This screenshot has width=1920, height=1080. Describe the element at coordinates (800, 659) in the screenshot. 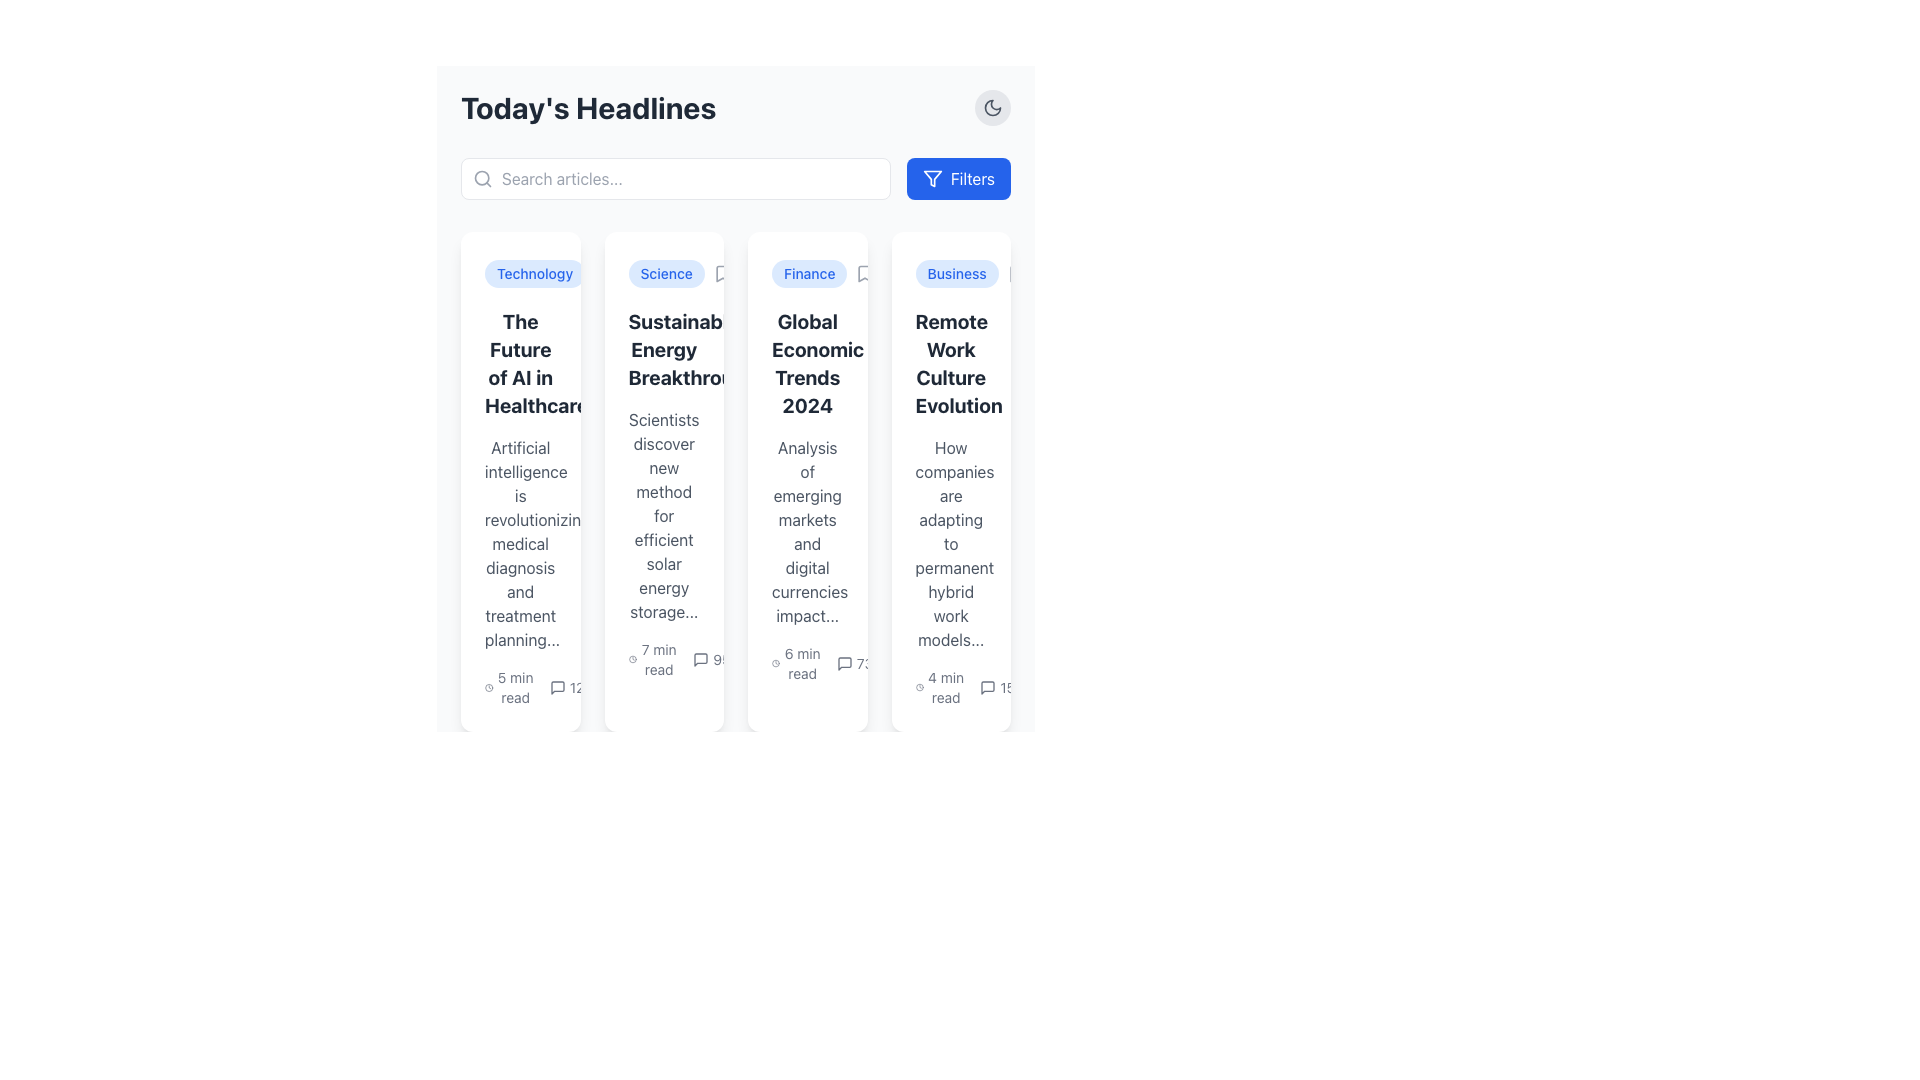

I see `the thumbs-up icon located at the bottom of the information card for the article titled 'Global Economic Trends 2024', which is part of the interactive UI elements` at that location.